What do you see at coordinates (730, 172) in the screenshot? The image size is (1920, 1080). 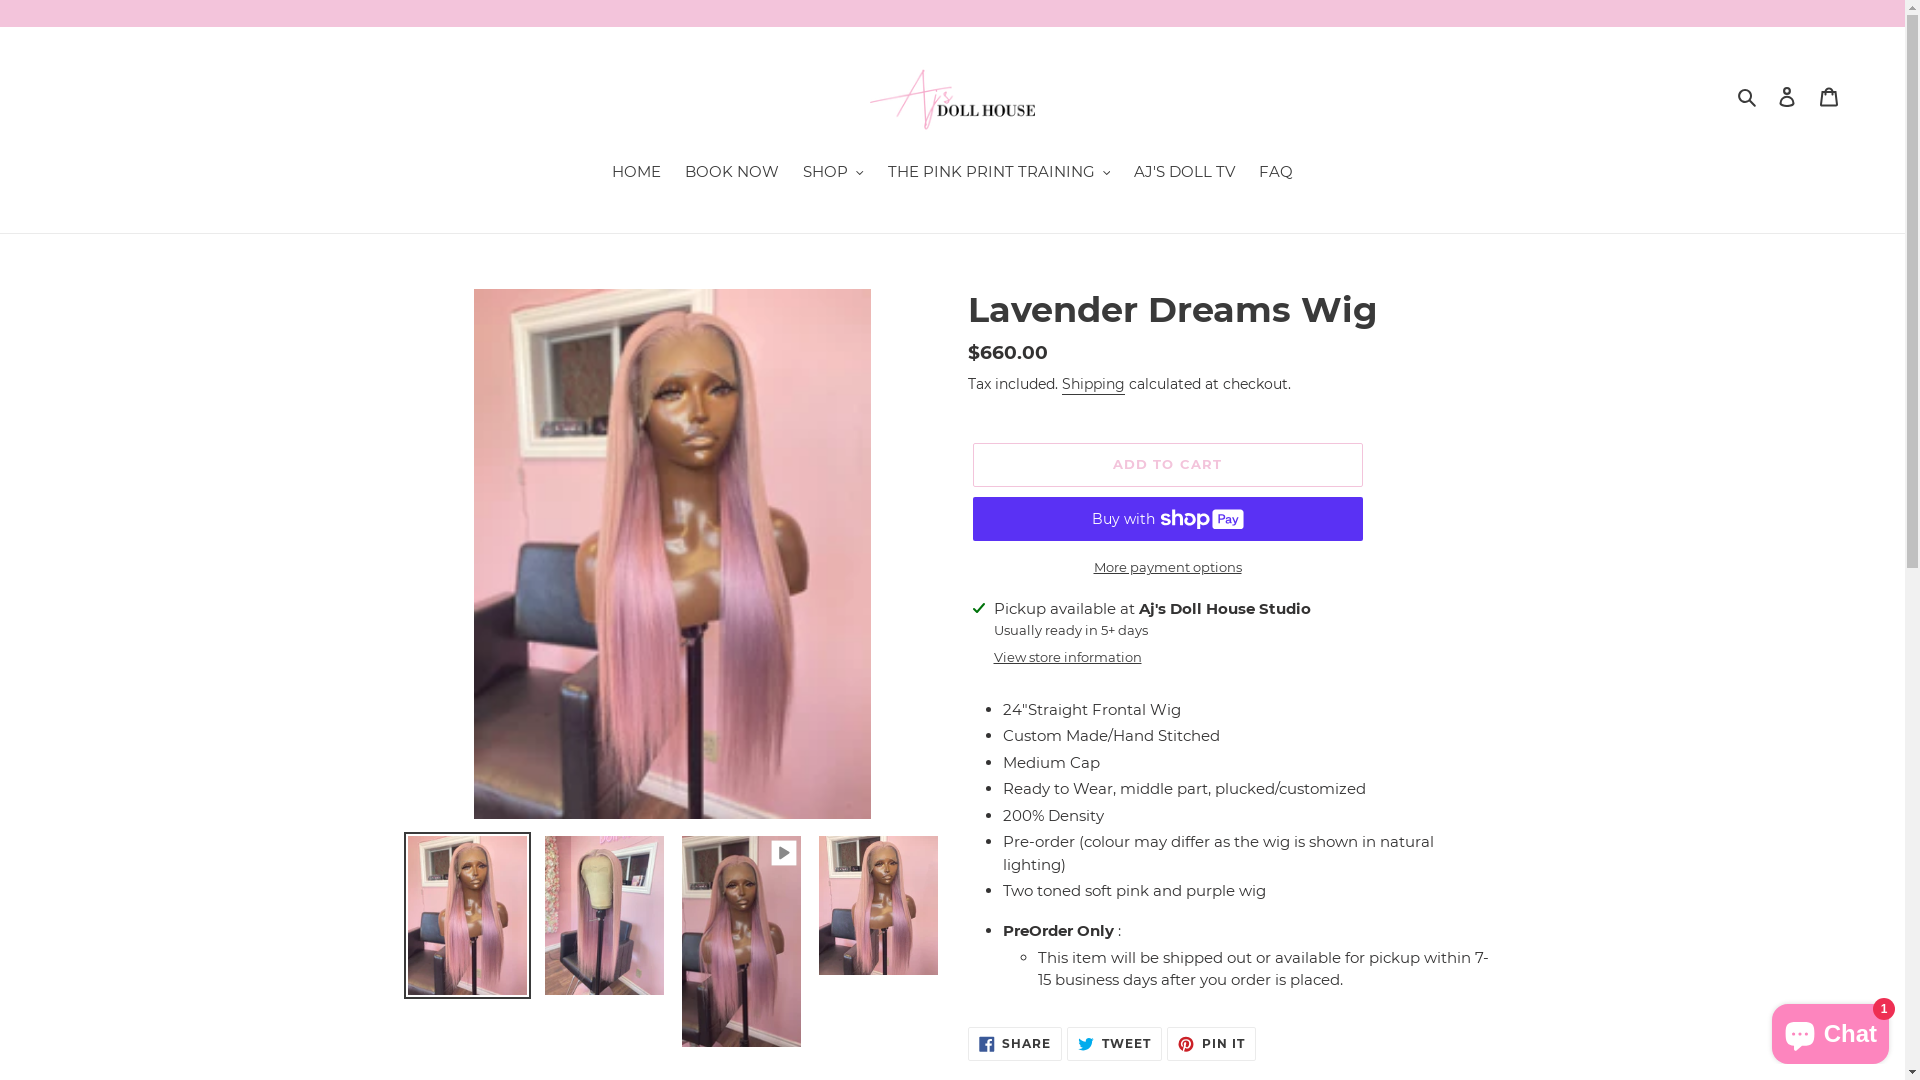 I see `'BOOK NOW'` at bounding box center [730, 172].